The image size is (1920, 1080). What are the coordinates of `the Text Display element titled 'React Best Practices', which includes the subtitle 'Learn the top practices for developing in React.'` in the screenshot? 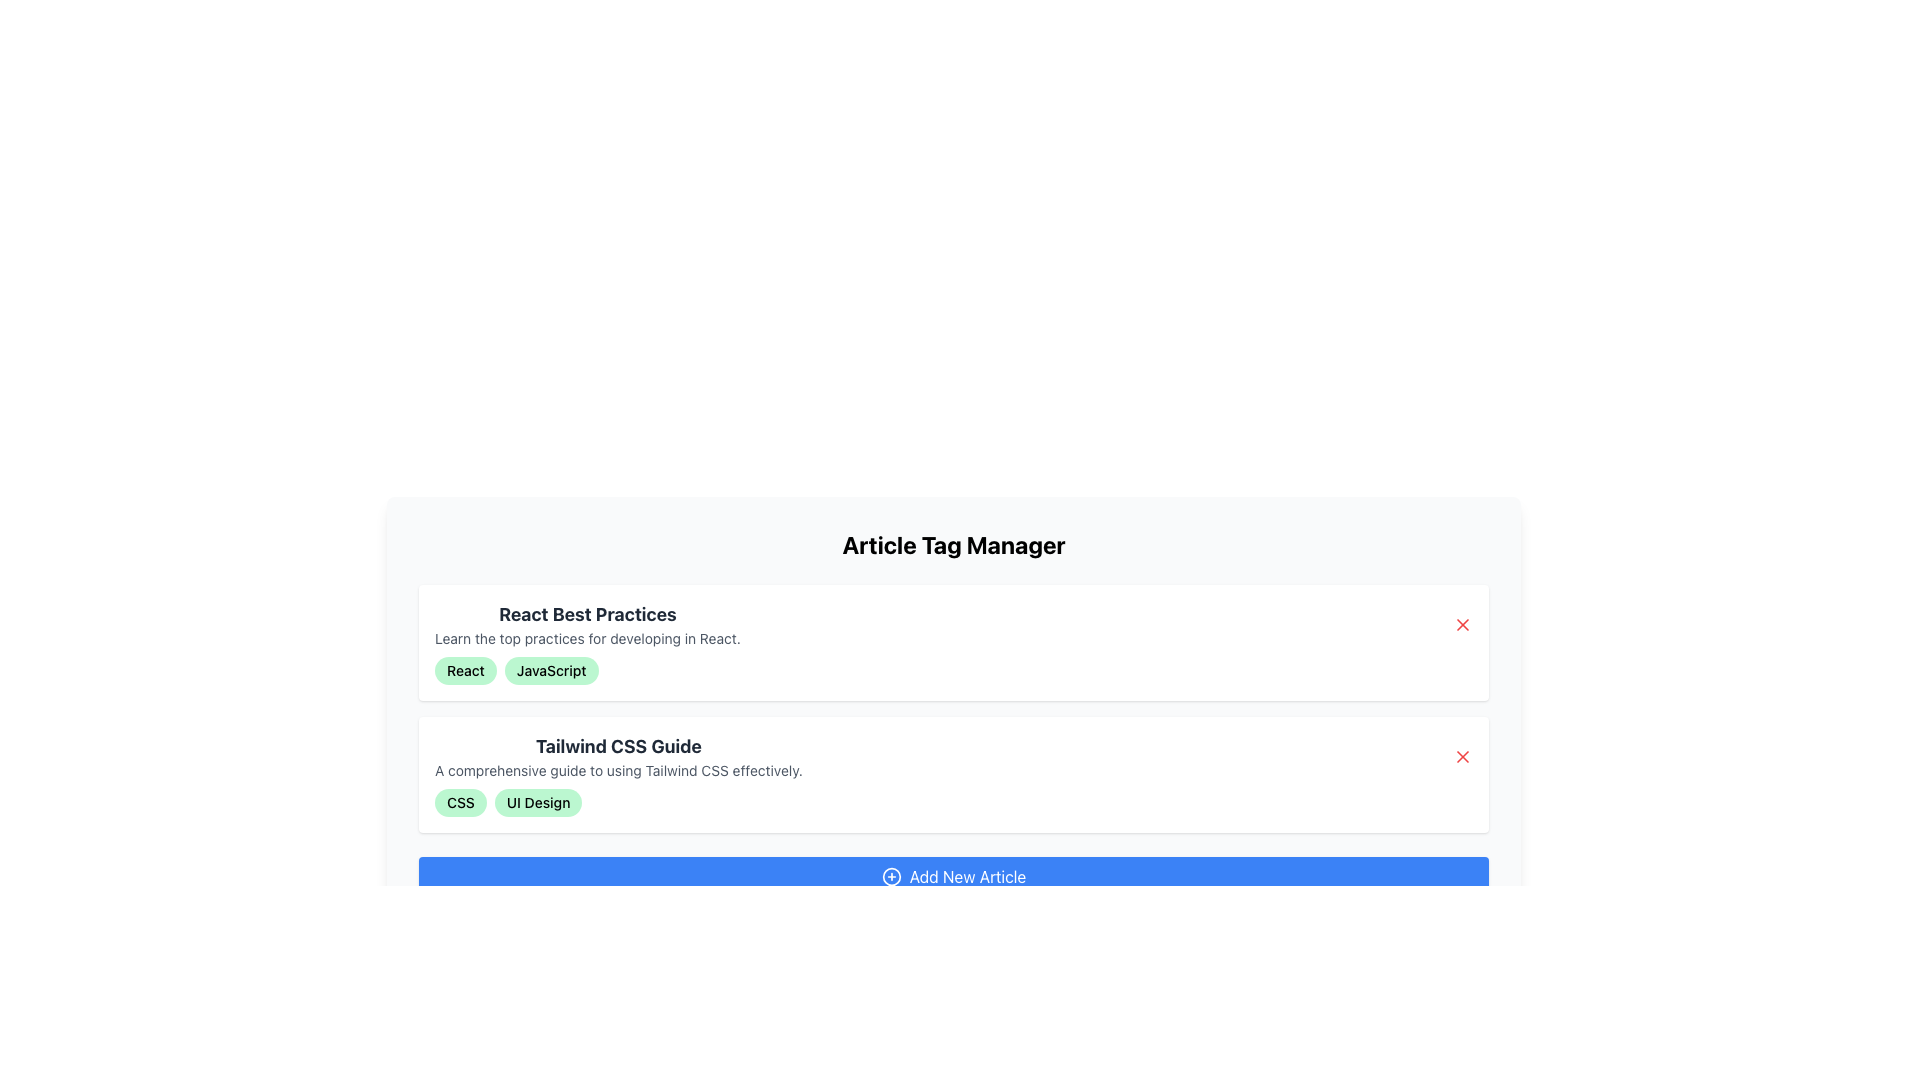 It's located at (586, 623).